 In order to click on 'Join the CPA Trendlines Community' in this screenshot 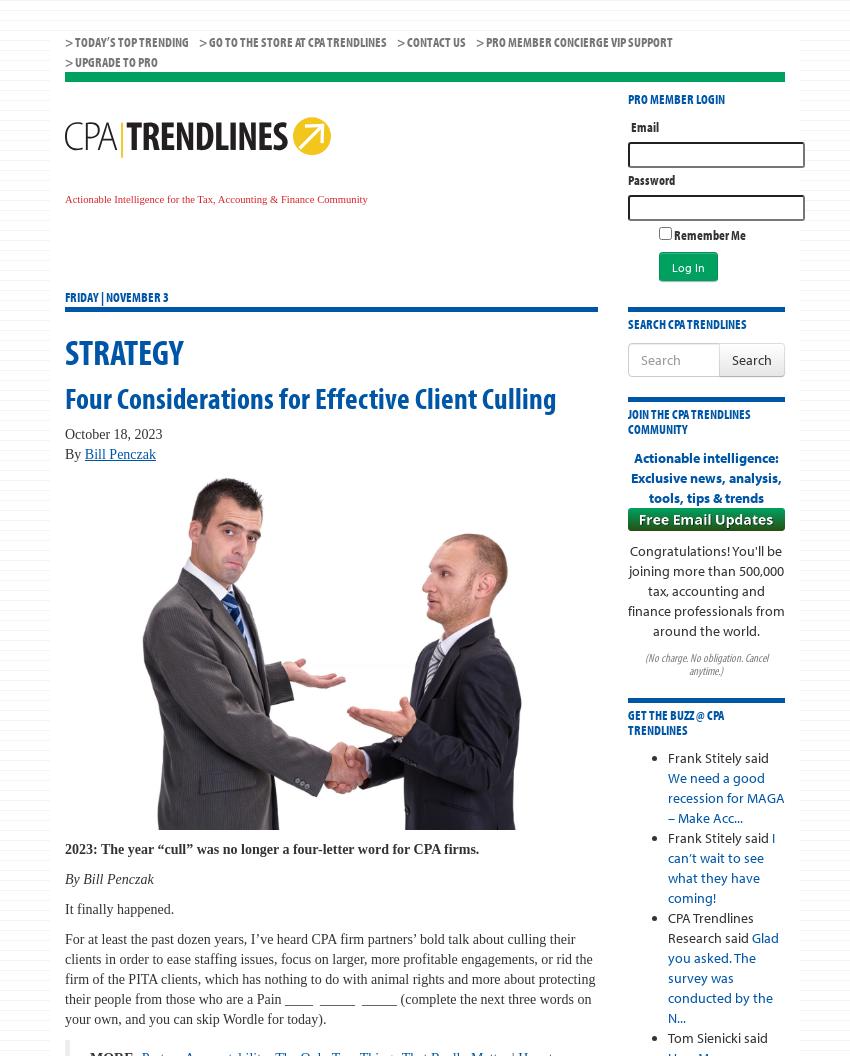, I will do `click(625, 421)`.